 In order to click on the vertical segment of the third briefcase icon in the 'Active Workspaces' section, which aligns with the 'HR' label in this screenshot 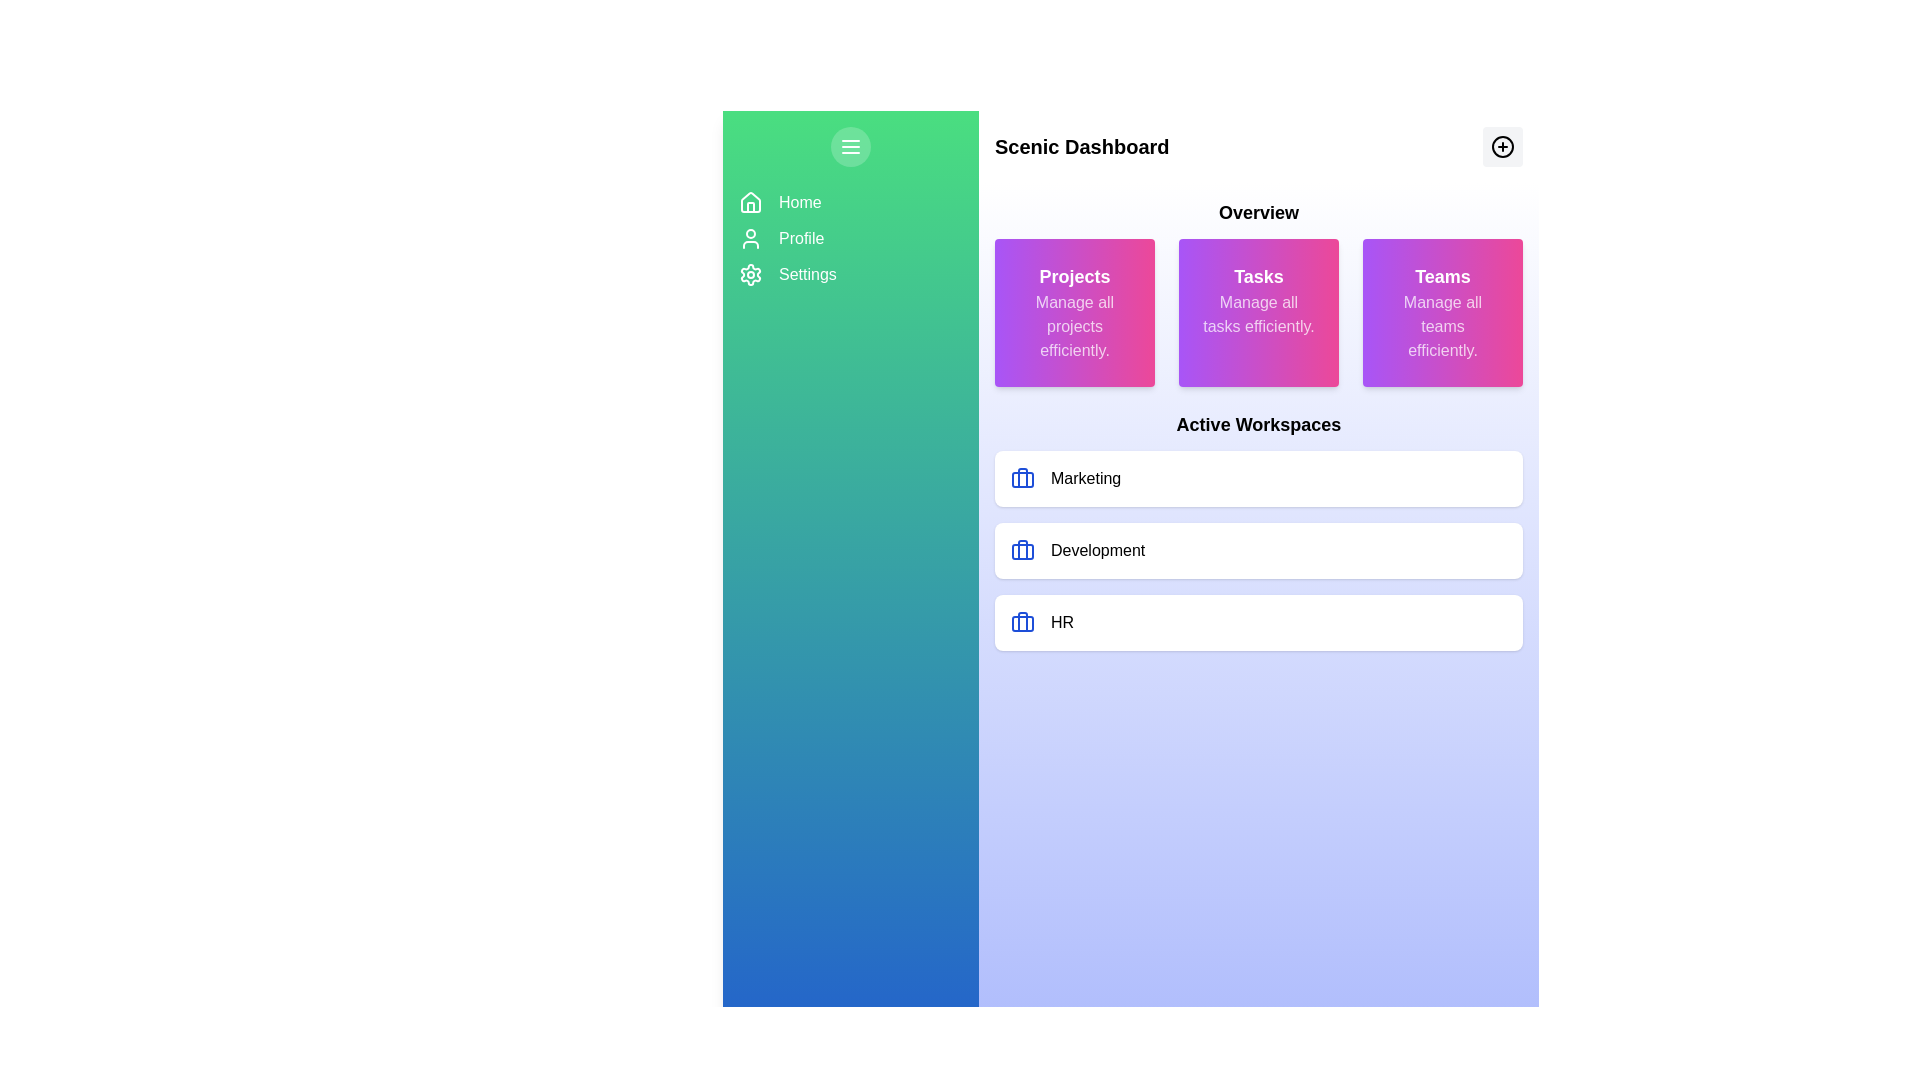, I will do `click(1022, 620)`.